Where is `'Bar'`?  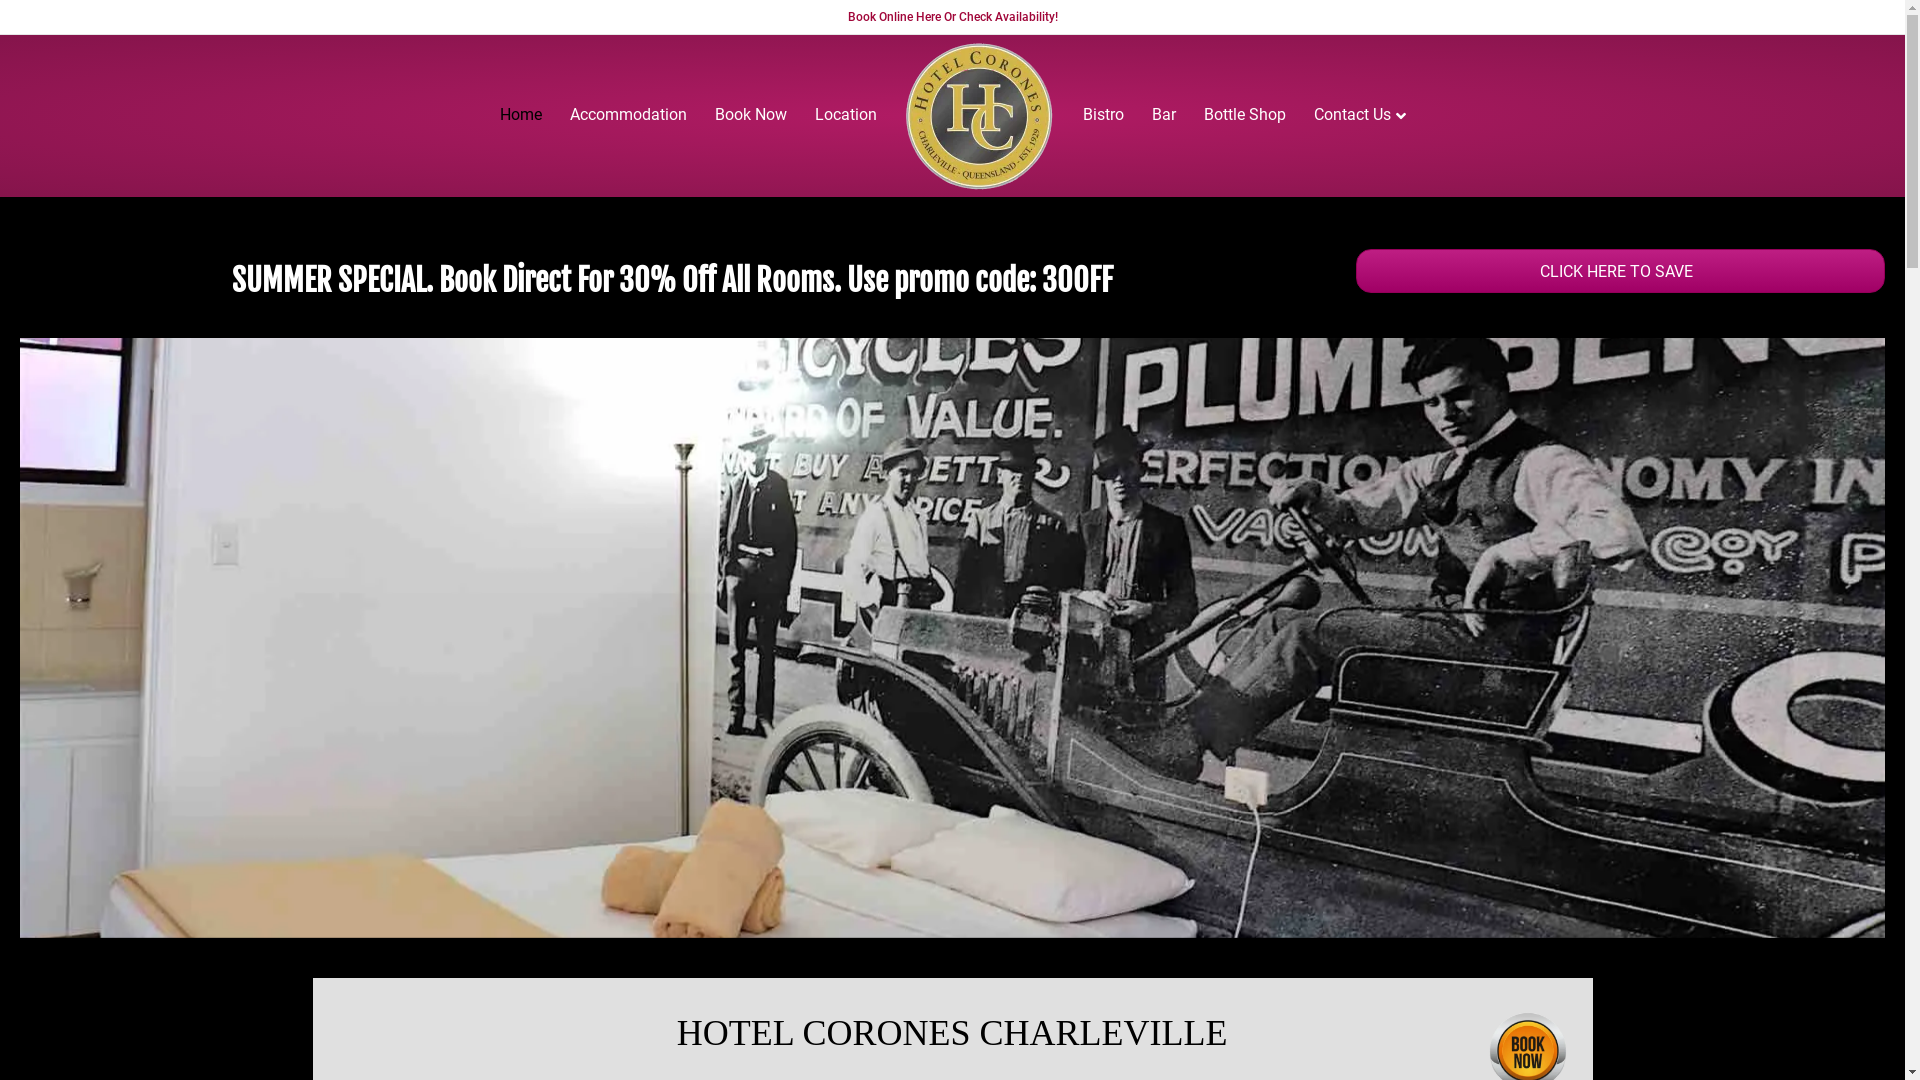
'Bar' is located at coordinates (1163, 115).